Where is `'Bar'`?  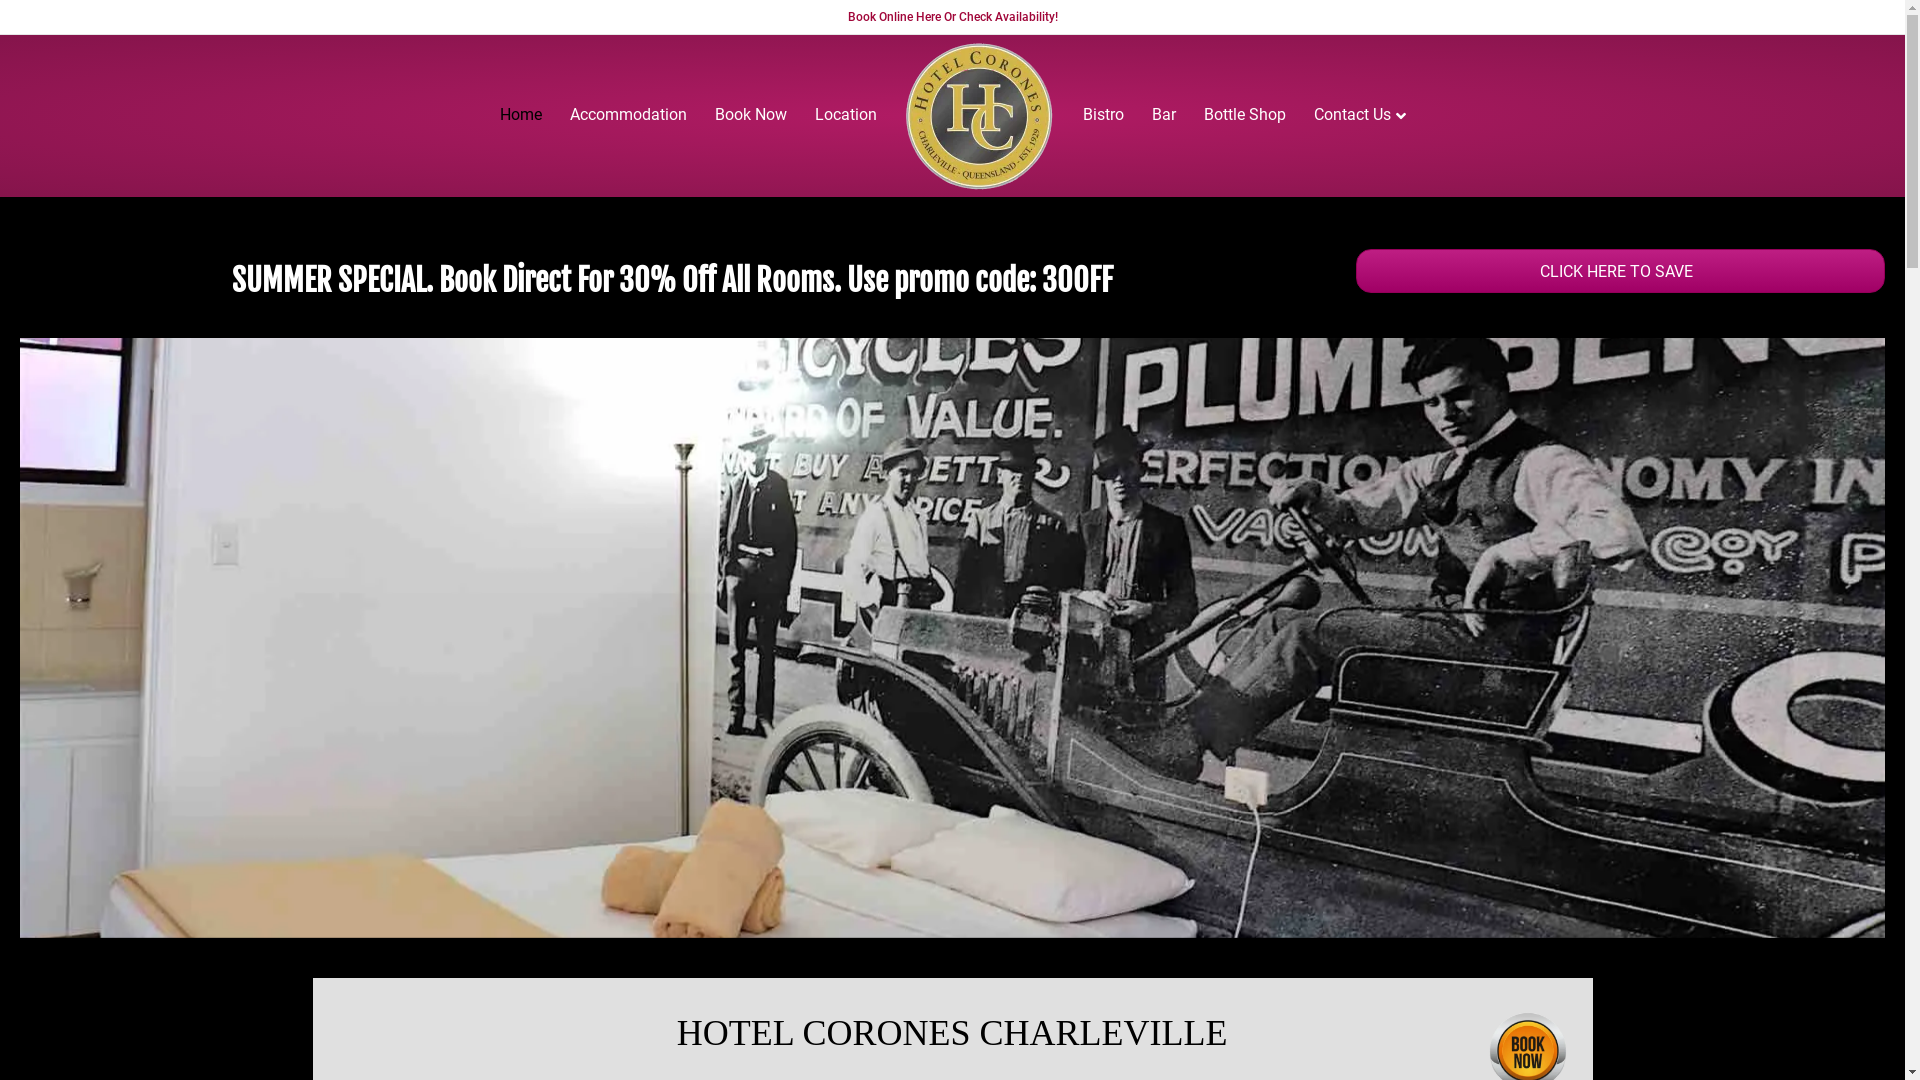
'Bar' is located at coordinates (1163, 115).